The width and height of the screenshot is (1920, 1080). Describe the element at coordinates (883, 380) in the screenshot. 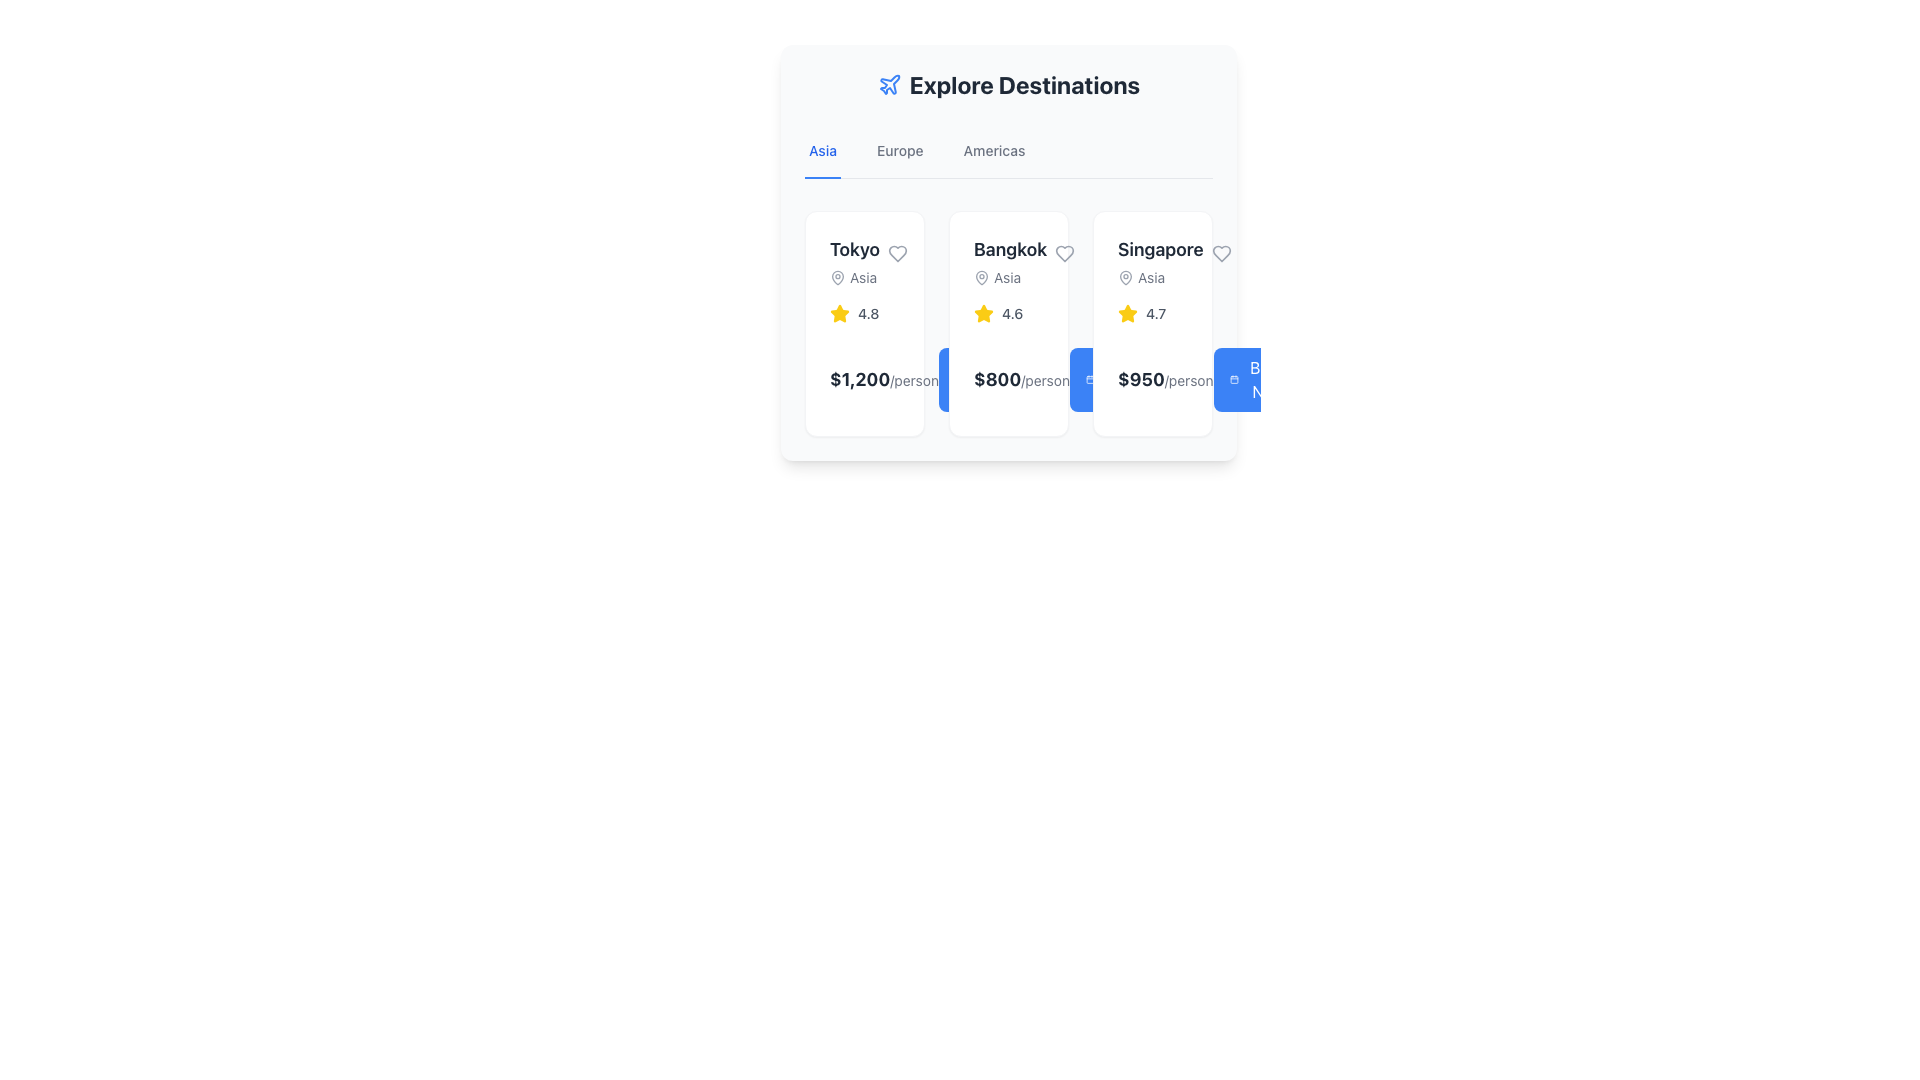

I see `the text label that displays the pricing information for the travel package to Tokyo, located at the top-left corner of the grid layout` at that location.